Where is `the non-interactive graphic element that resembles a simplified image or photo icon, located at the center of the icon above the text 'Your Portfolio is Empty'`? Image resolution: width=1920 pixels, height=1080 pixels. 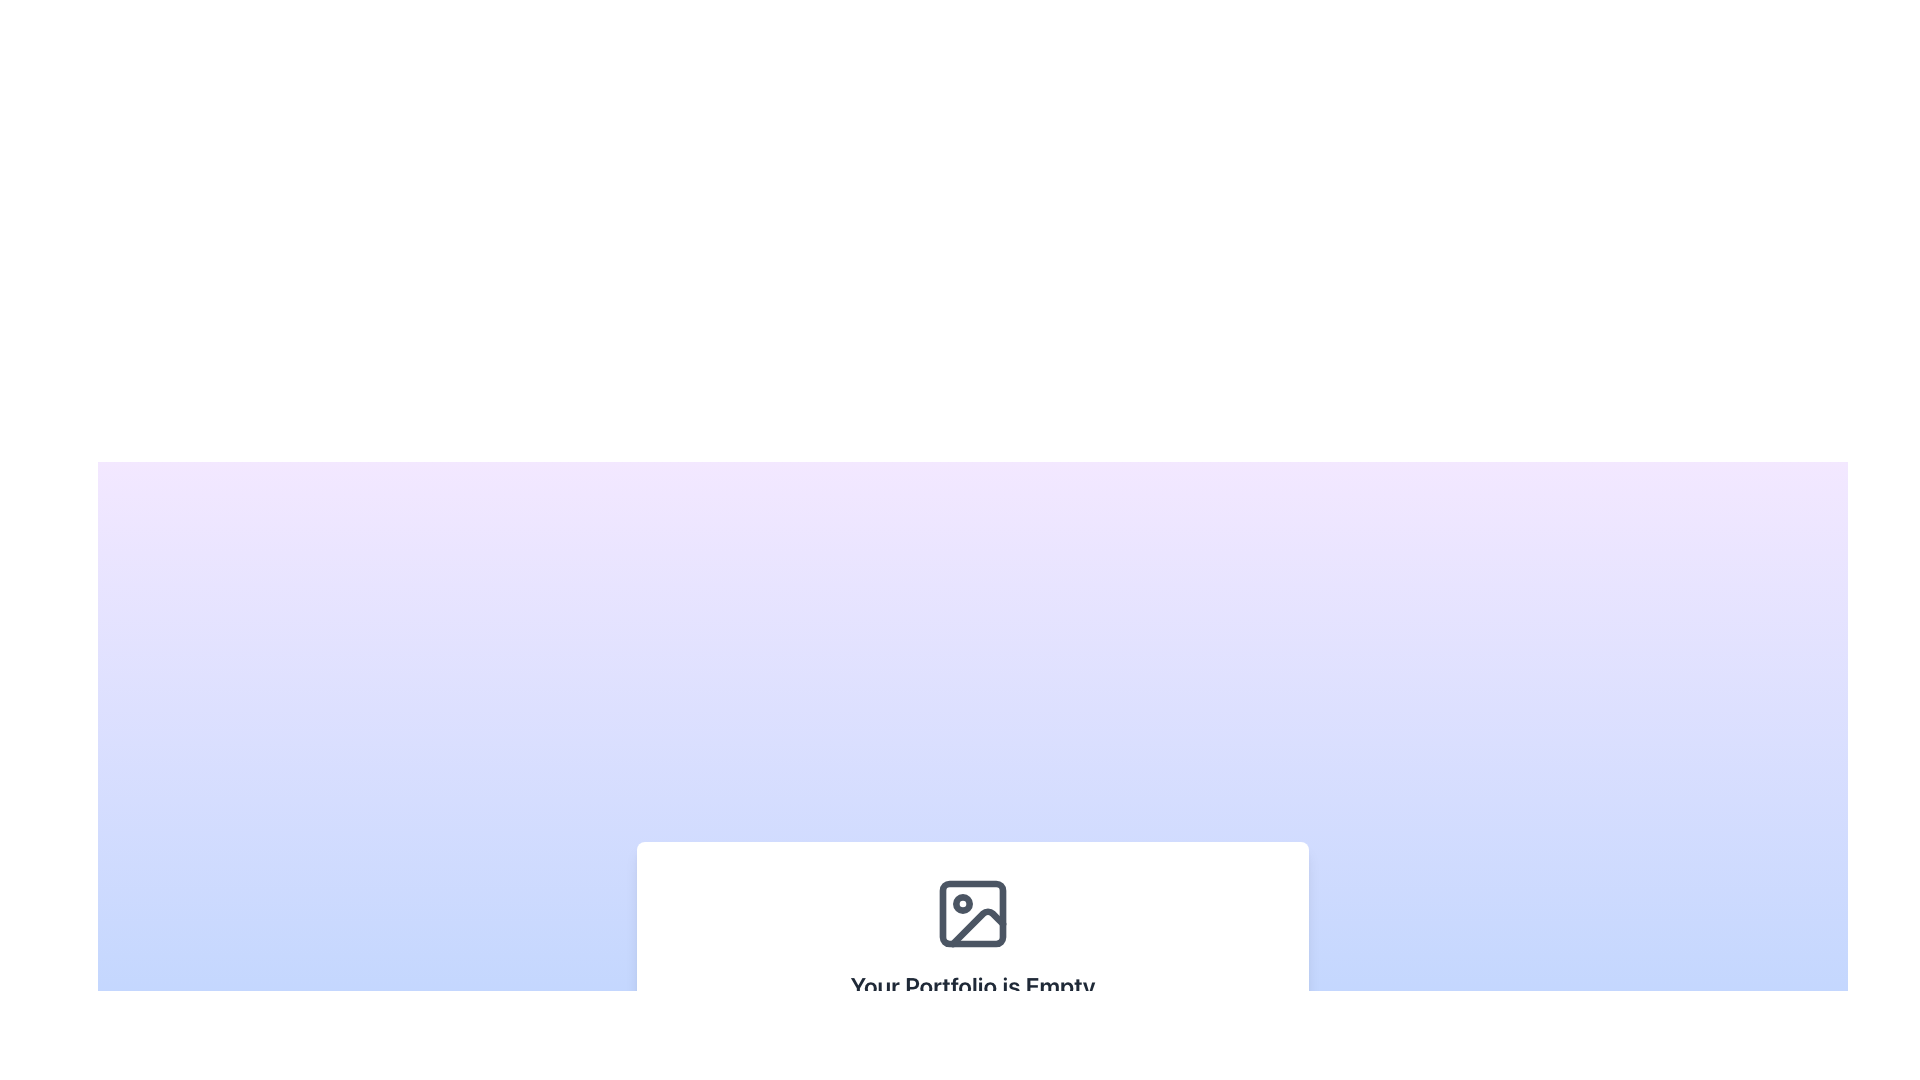 the non-interactive graphic element that resembles a simplified image or photo icon, located at the center of the icon above the text 'Your Portfolio is Empty' is located at coordinates (973, 914).